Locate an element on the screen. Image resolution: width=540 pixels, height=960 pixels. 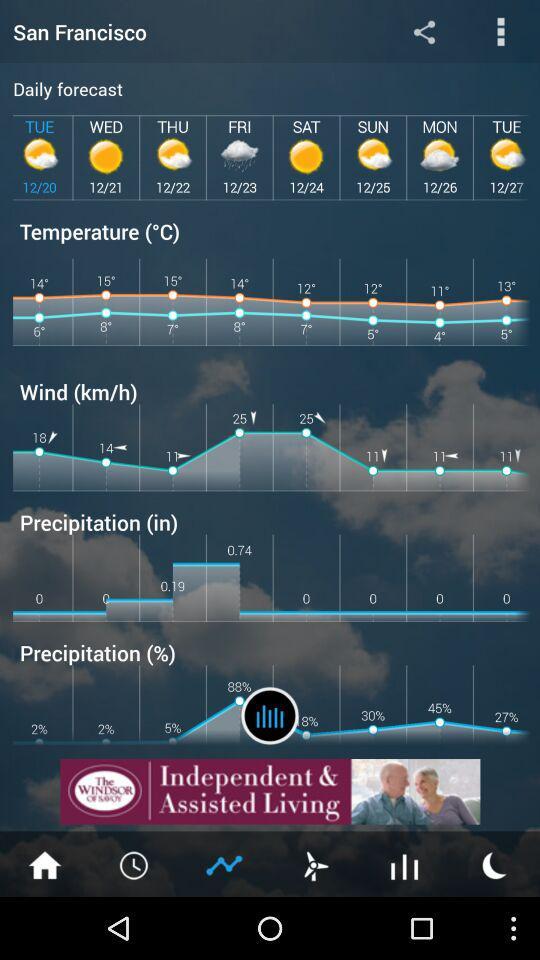
the share icon is located at coordinates (423, 33).